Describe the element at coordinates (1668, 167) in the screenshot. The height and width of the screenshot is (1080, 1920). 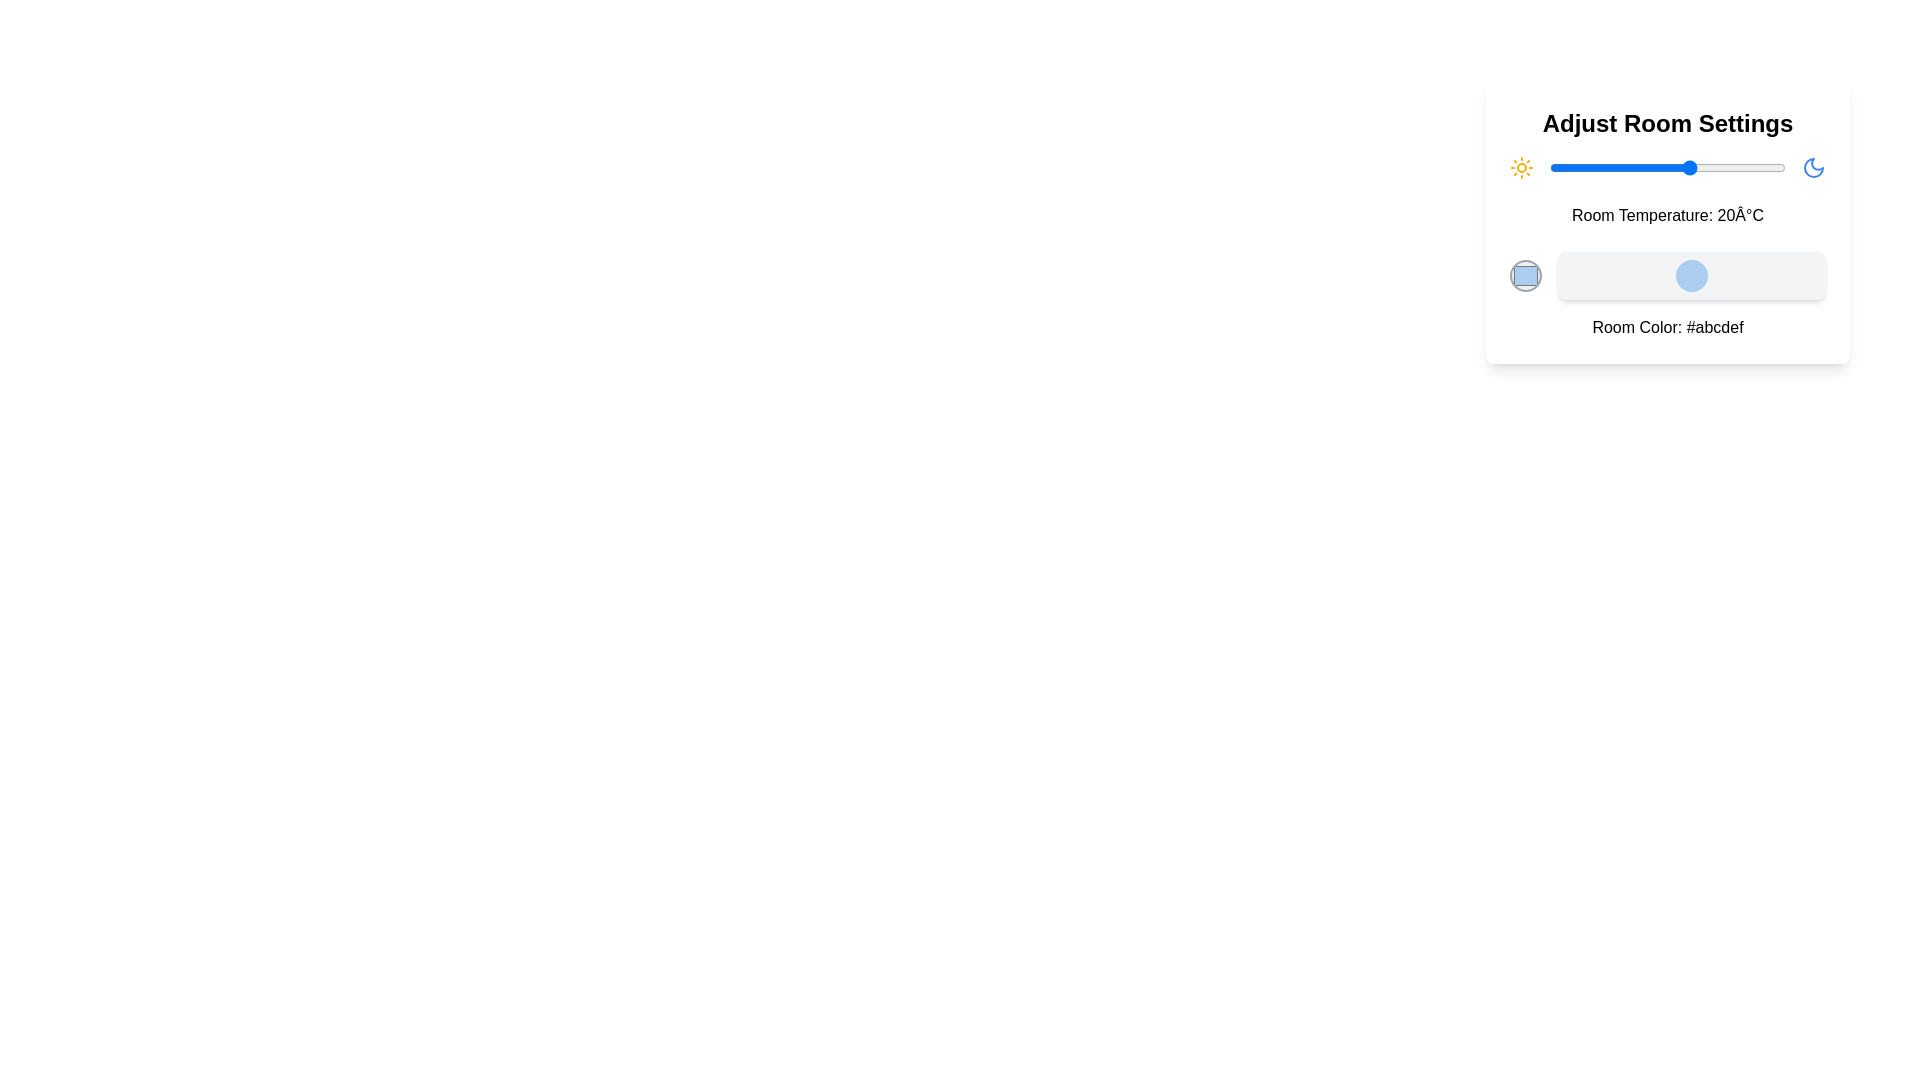
I see `the temperature_slider input element for keyboard interaction` at that location.